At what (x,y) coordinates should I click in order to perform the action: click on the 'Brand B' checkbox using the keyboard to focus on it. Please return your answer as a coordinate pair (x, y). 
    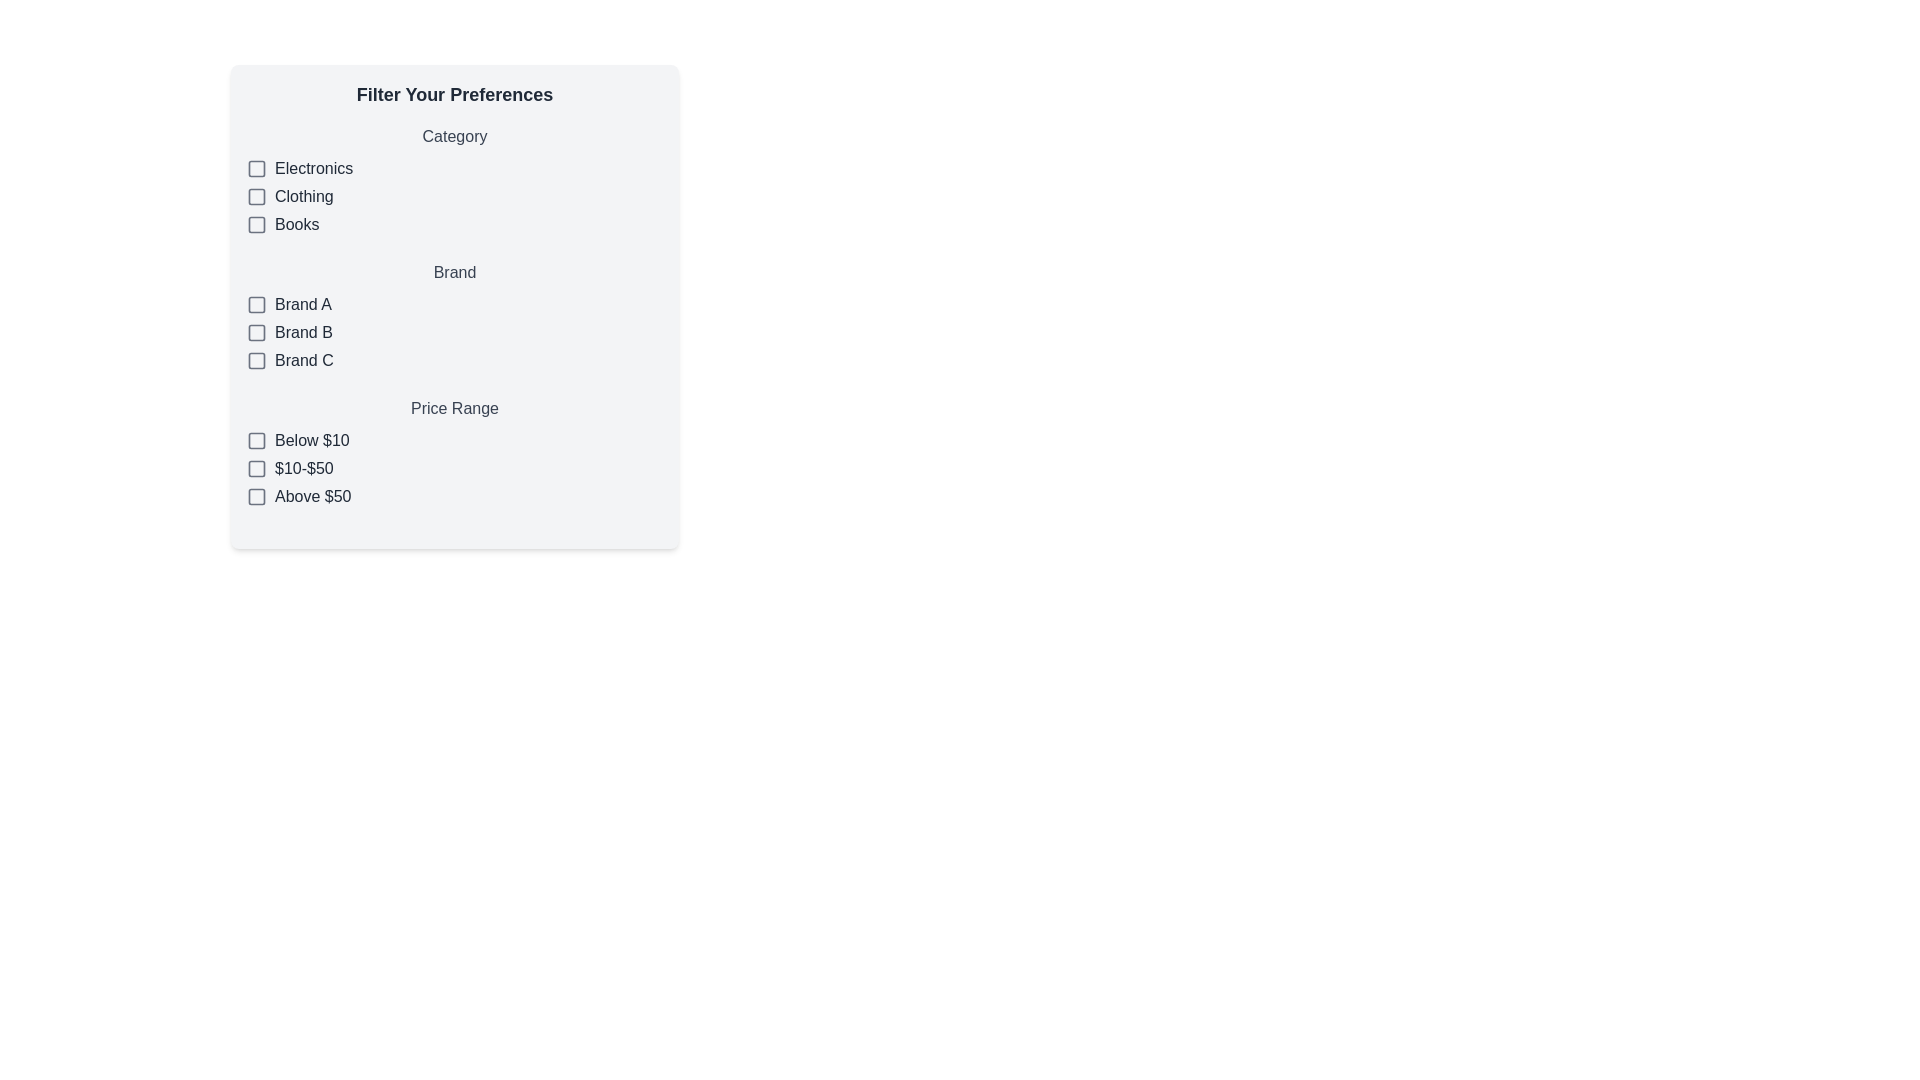
    Looking at the image, I should click on (454, 331).